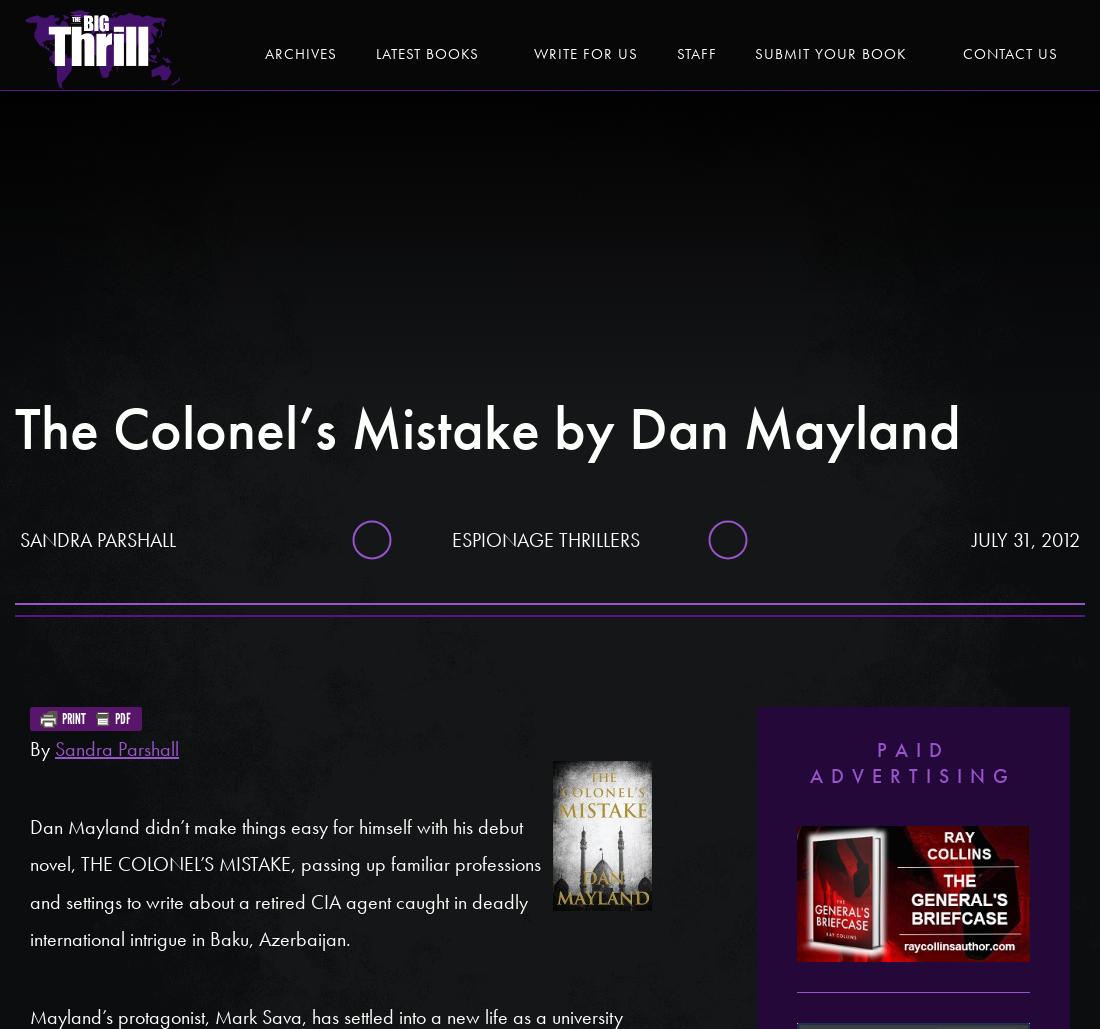  What do you see at coordinates (870, 142) in the screenshot?
I see `'David Joy'` at bounding box center [870, 142].